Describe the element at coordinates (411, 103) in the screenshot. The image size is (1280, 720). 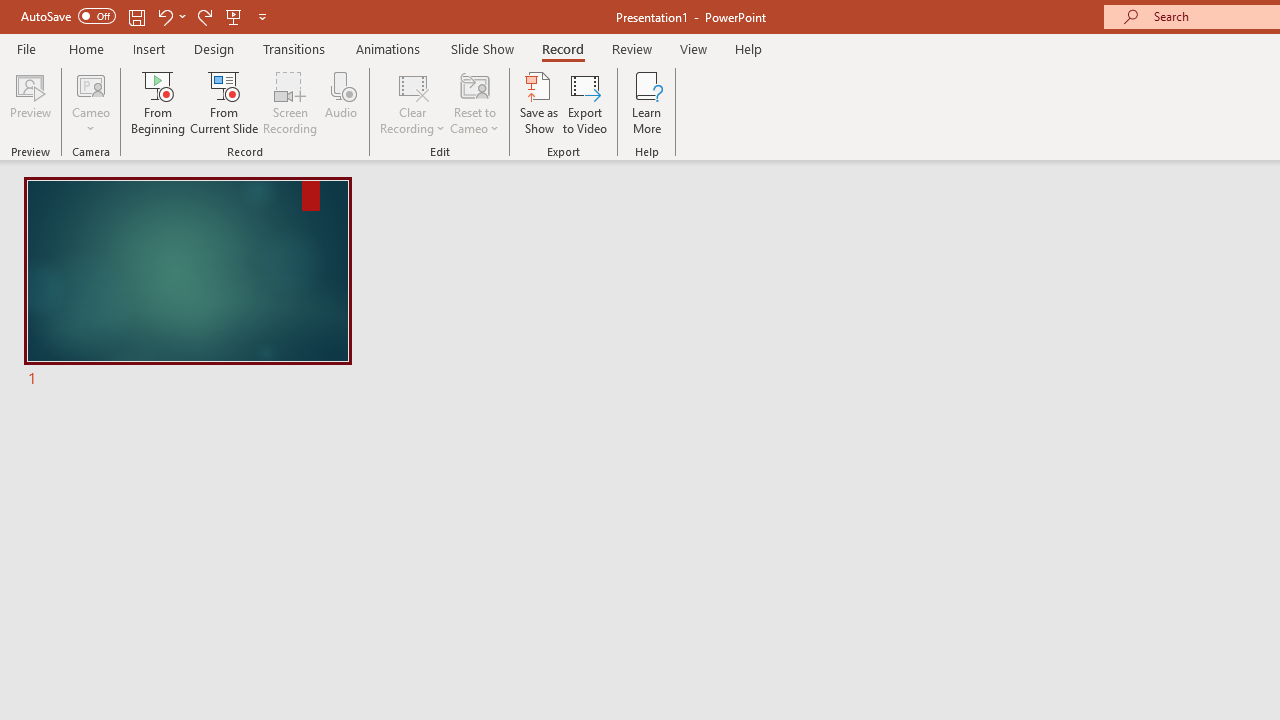
I see `'Clear Recording'` at that location.